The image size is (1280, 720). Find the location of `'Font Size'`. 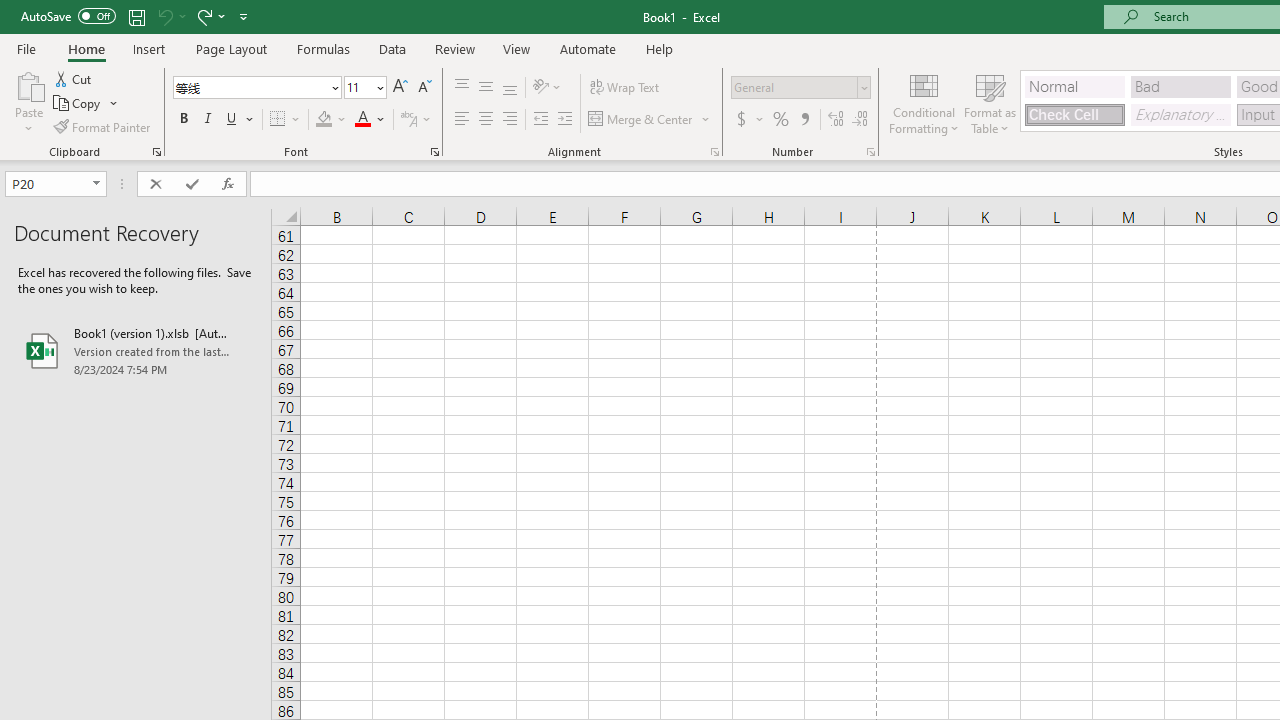

'Font Size' is located at coordinates (359, 86).